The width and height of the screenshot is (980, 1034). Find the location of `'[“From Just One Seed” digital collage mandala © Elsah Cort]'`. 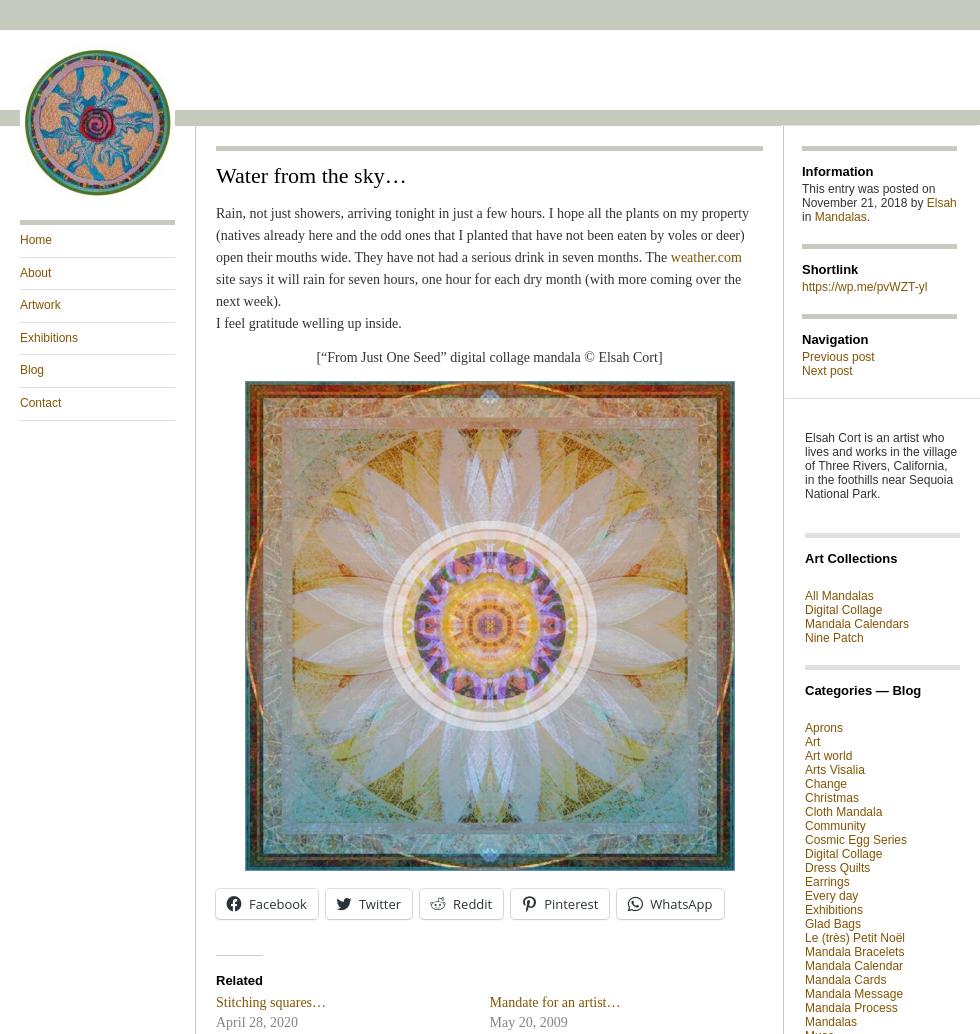

'[“From Just One Seed” digital collage mandala © Elsah Cort]' is located at coordinates (489, 356).